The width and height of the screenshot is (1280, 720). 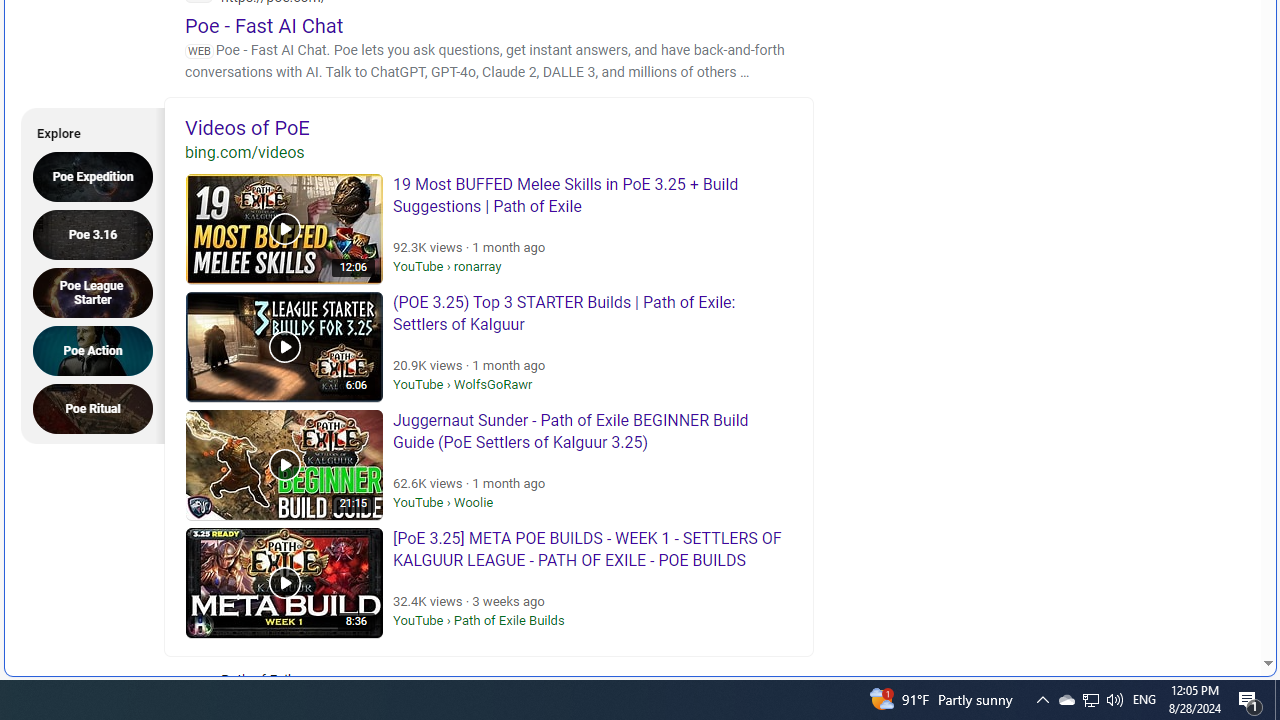 What do you see at coordinates (98, 407) in the screenshot?
I see `'Poe Ritual'` at bounding box center [98, 407].